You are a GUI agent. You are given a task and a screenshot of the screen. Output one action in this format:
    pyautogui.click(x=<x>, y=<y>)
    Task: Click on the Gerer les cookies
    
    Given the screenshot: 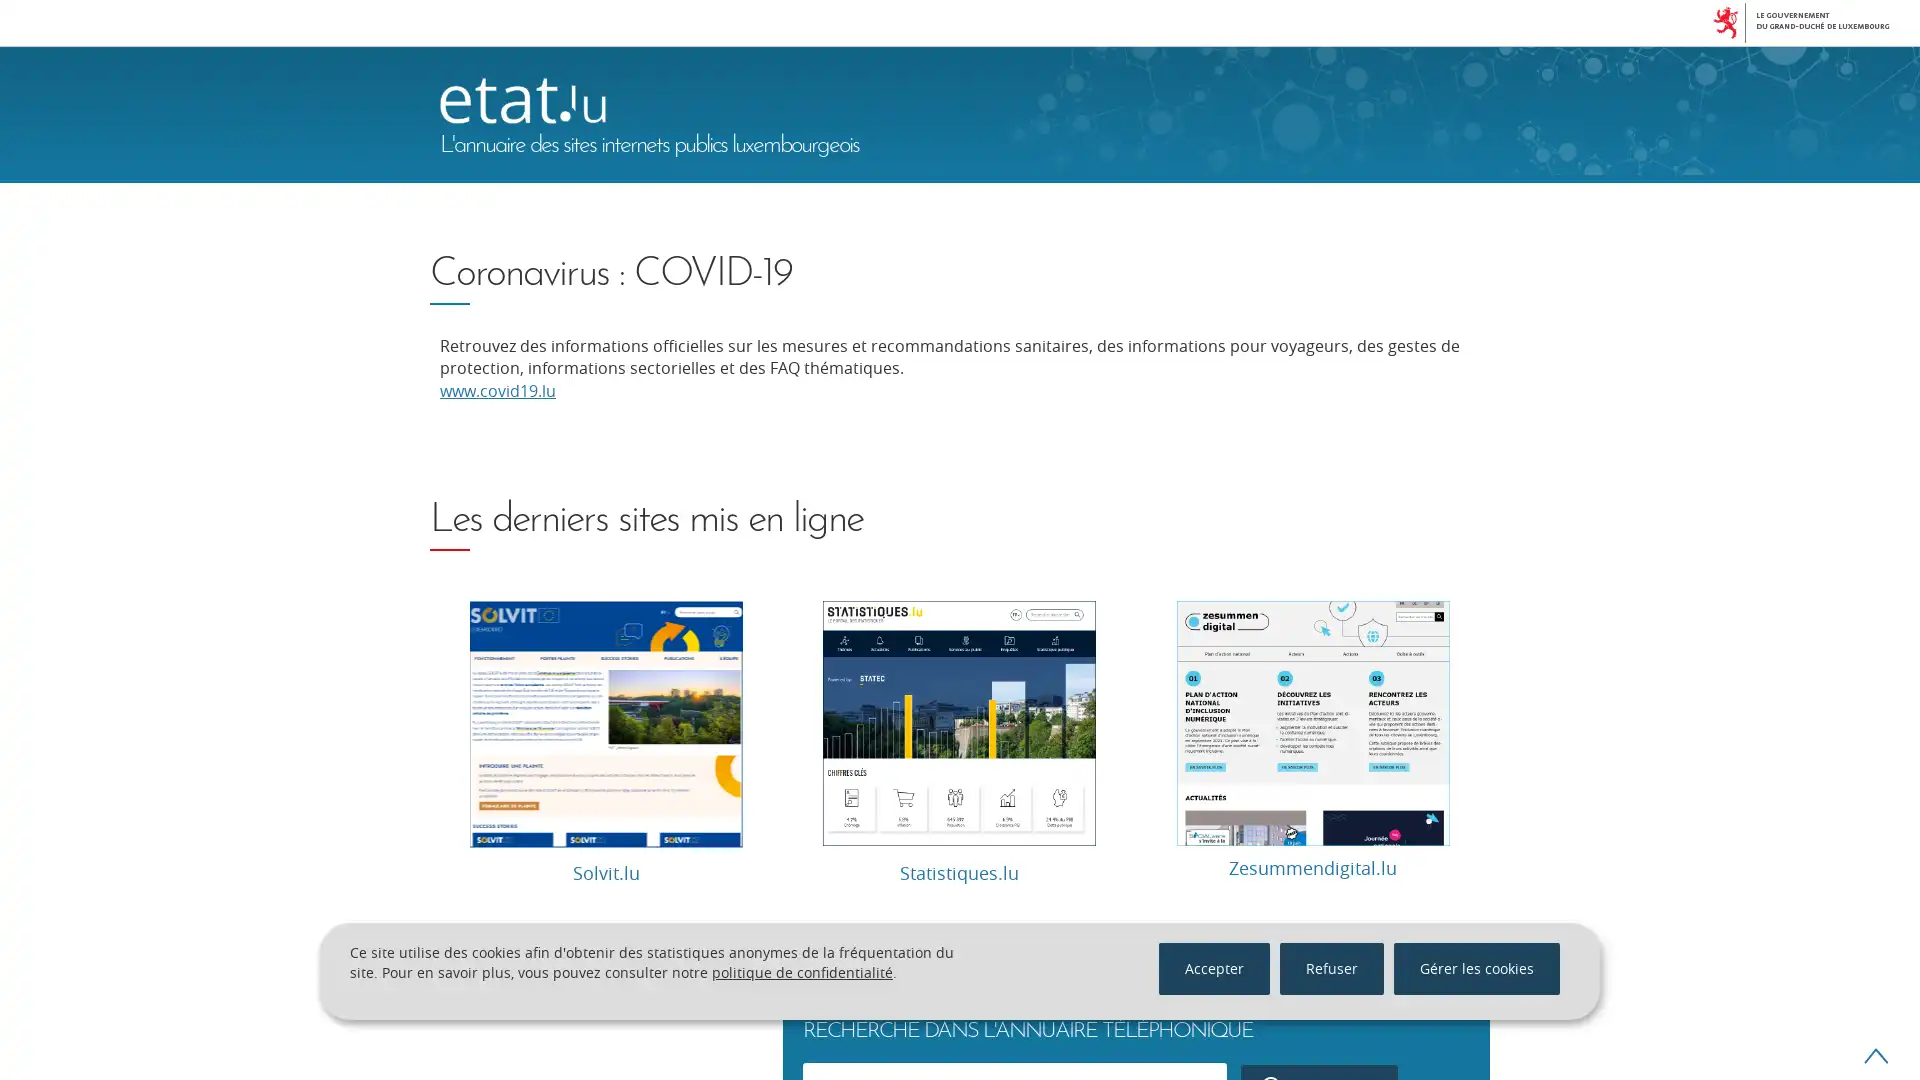 What is the action you would take?
    pyautogui.click(x=1477, y=967)
    